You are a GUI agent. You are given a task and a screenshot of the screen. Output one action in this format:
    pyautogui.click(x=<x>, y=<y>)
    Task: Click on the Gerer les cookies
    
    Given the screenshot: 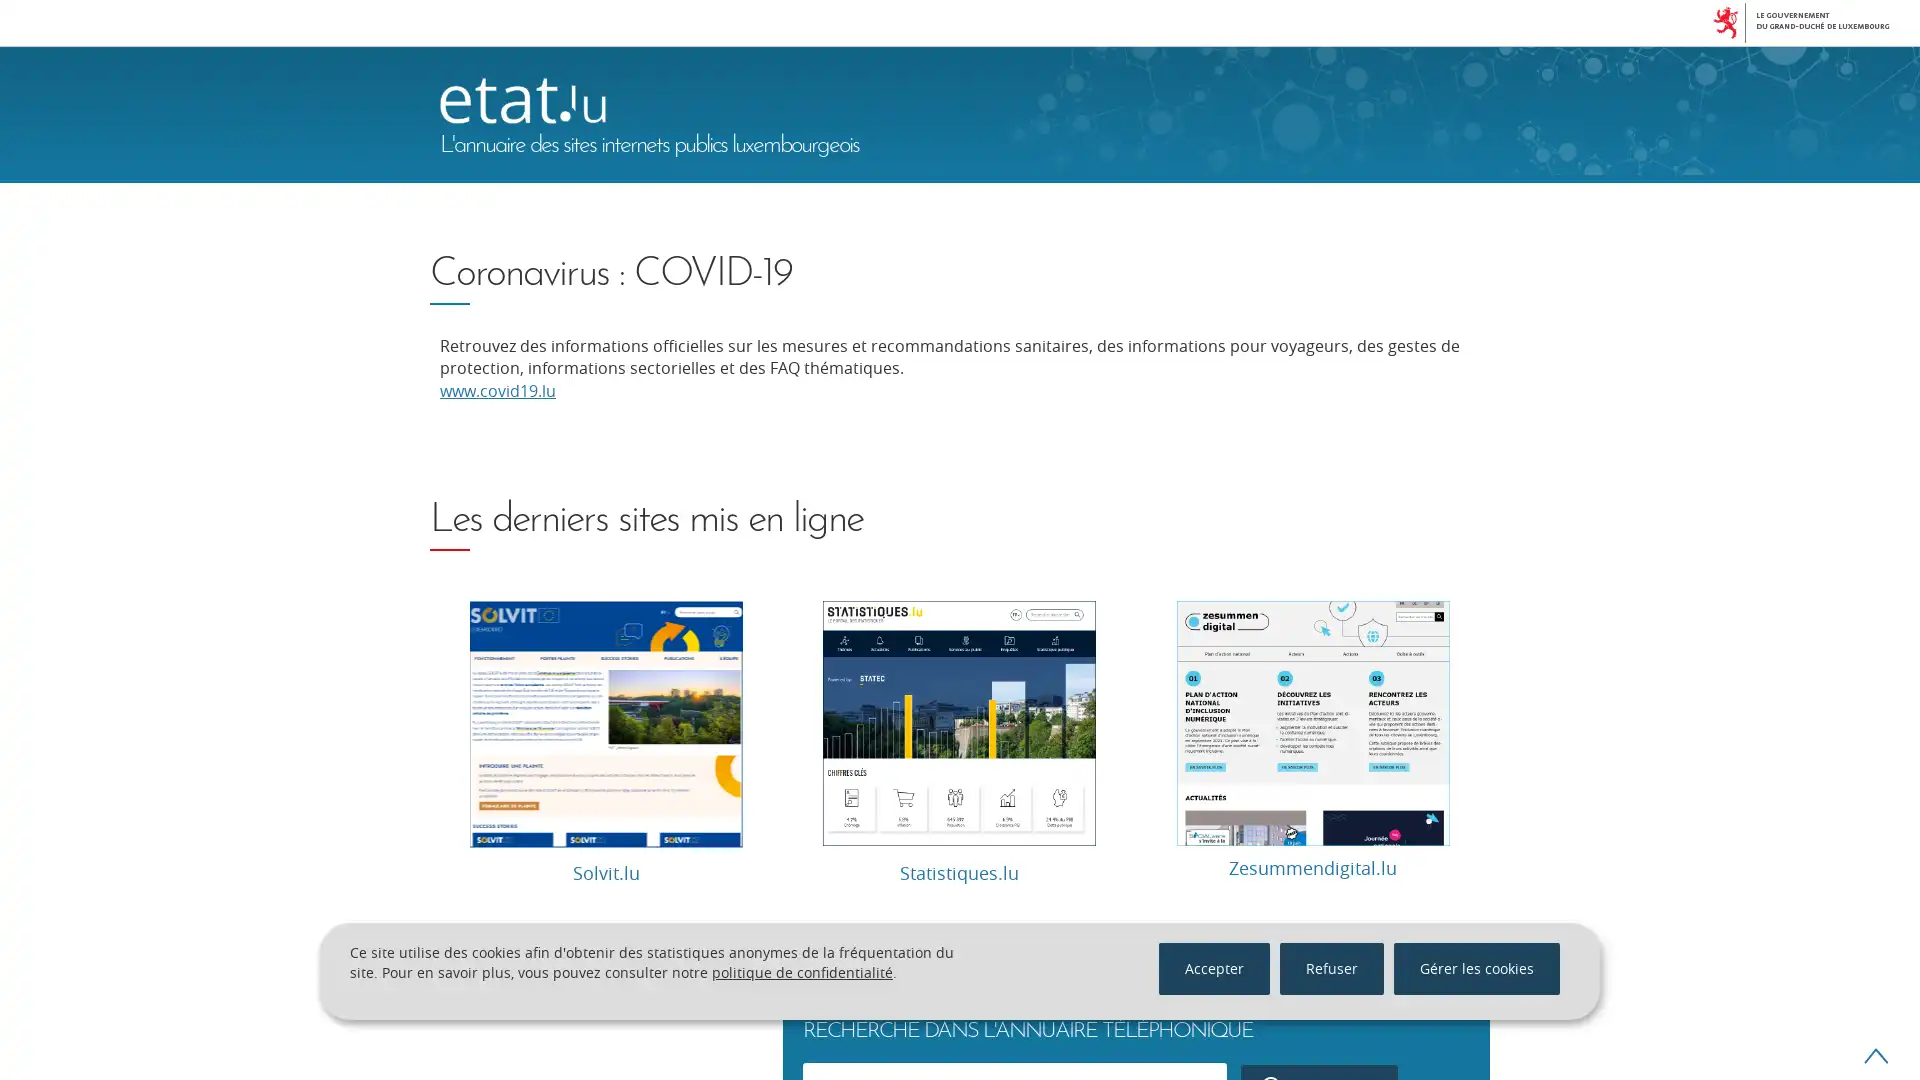 What is the action you would take?
    pyautogui.click(x=1477, y=967)
    